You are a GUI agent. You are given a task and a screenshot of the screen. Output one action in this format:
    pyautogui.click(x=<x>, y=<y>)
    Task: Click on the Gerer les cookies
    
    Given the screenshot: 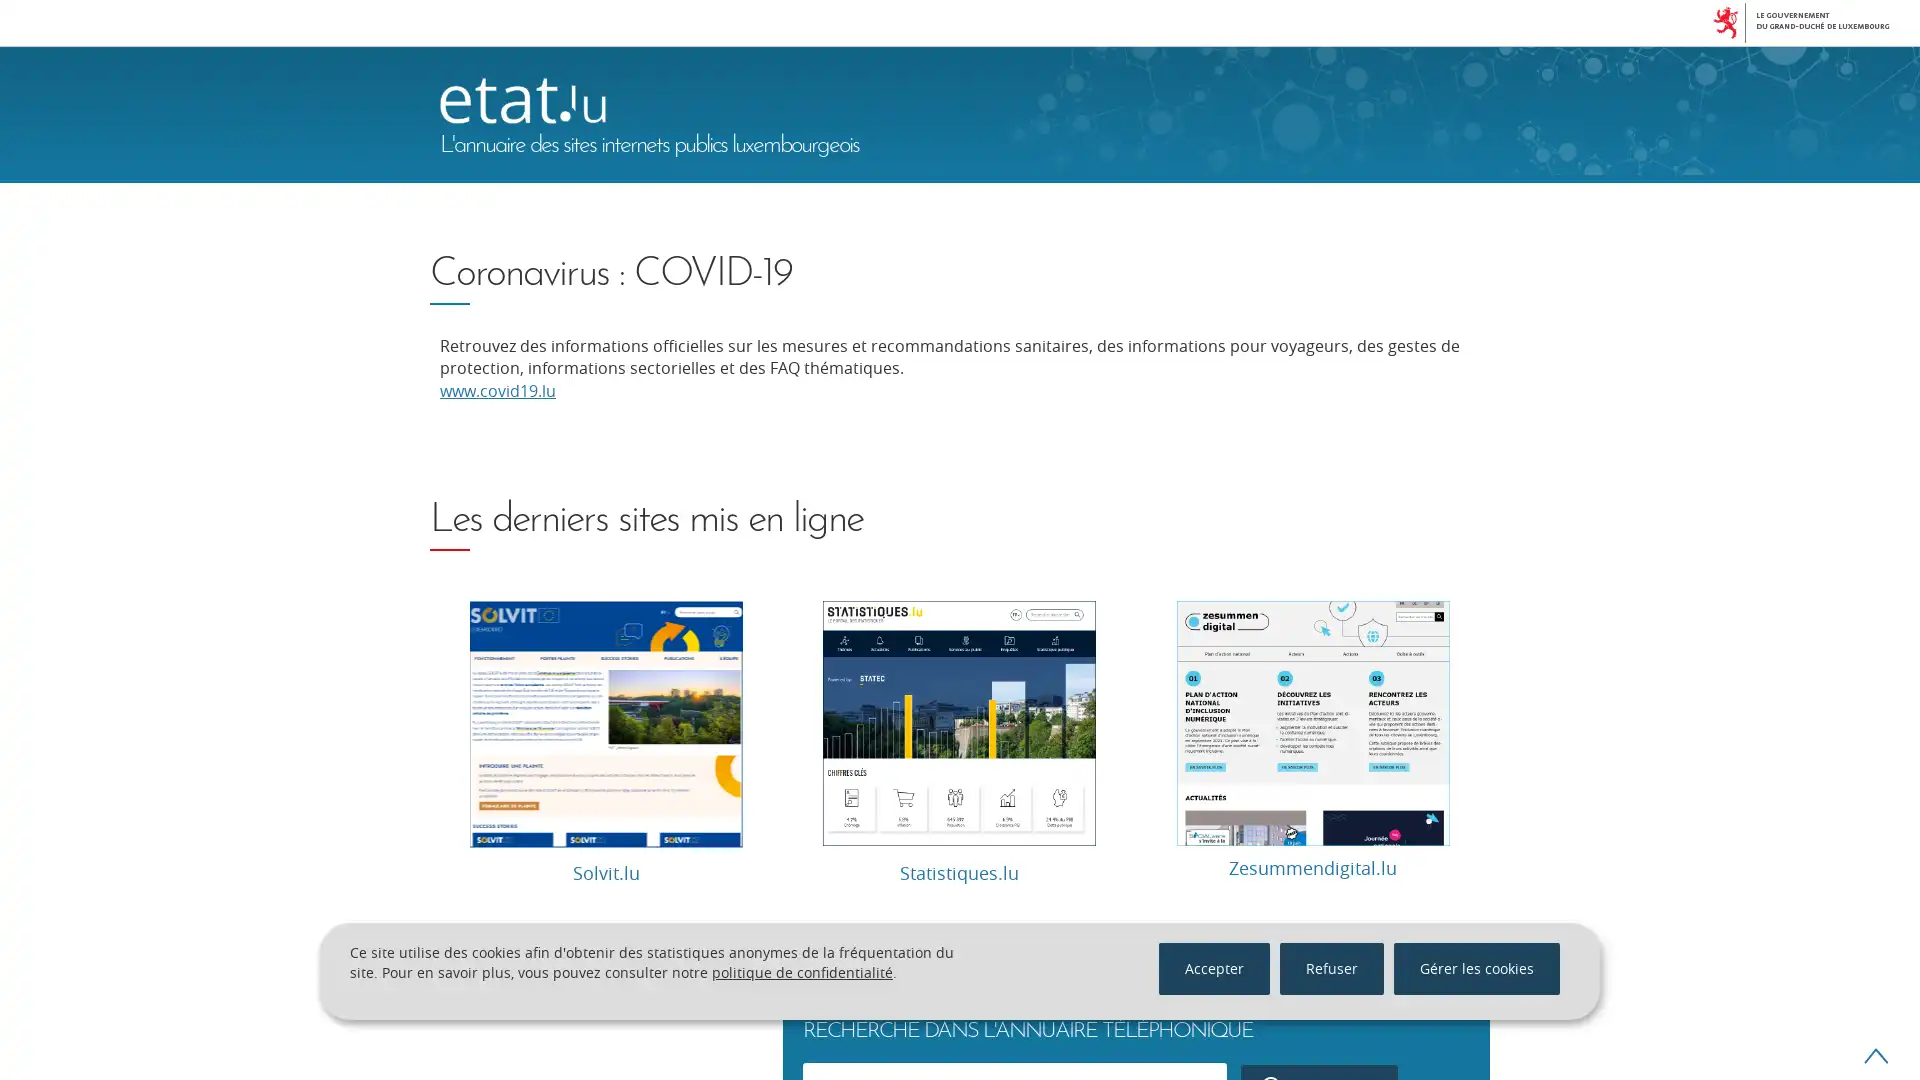 What is the action you would take?
    pyautogui.click(x=1477, y=967)
    